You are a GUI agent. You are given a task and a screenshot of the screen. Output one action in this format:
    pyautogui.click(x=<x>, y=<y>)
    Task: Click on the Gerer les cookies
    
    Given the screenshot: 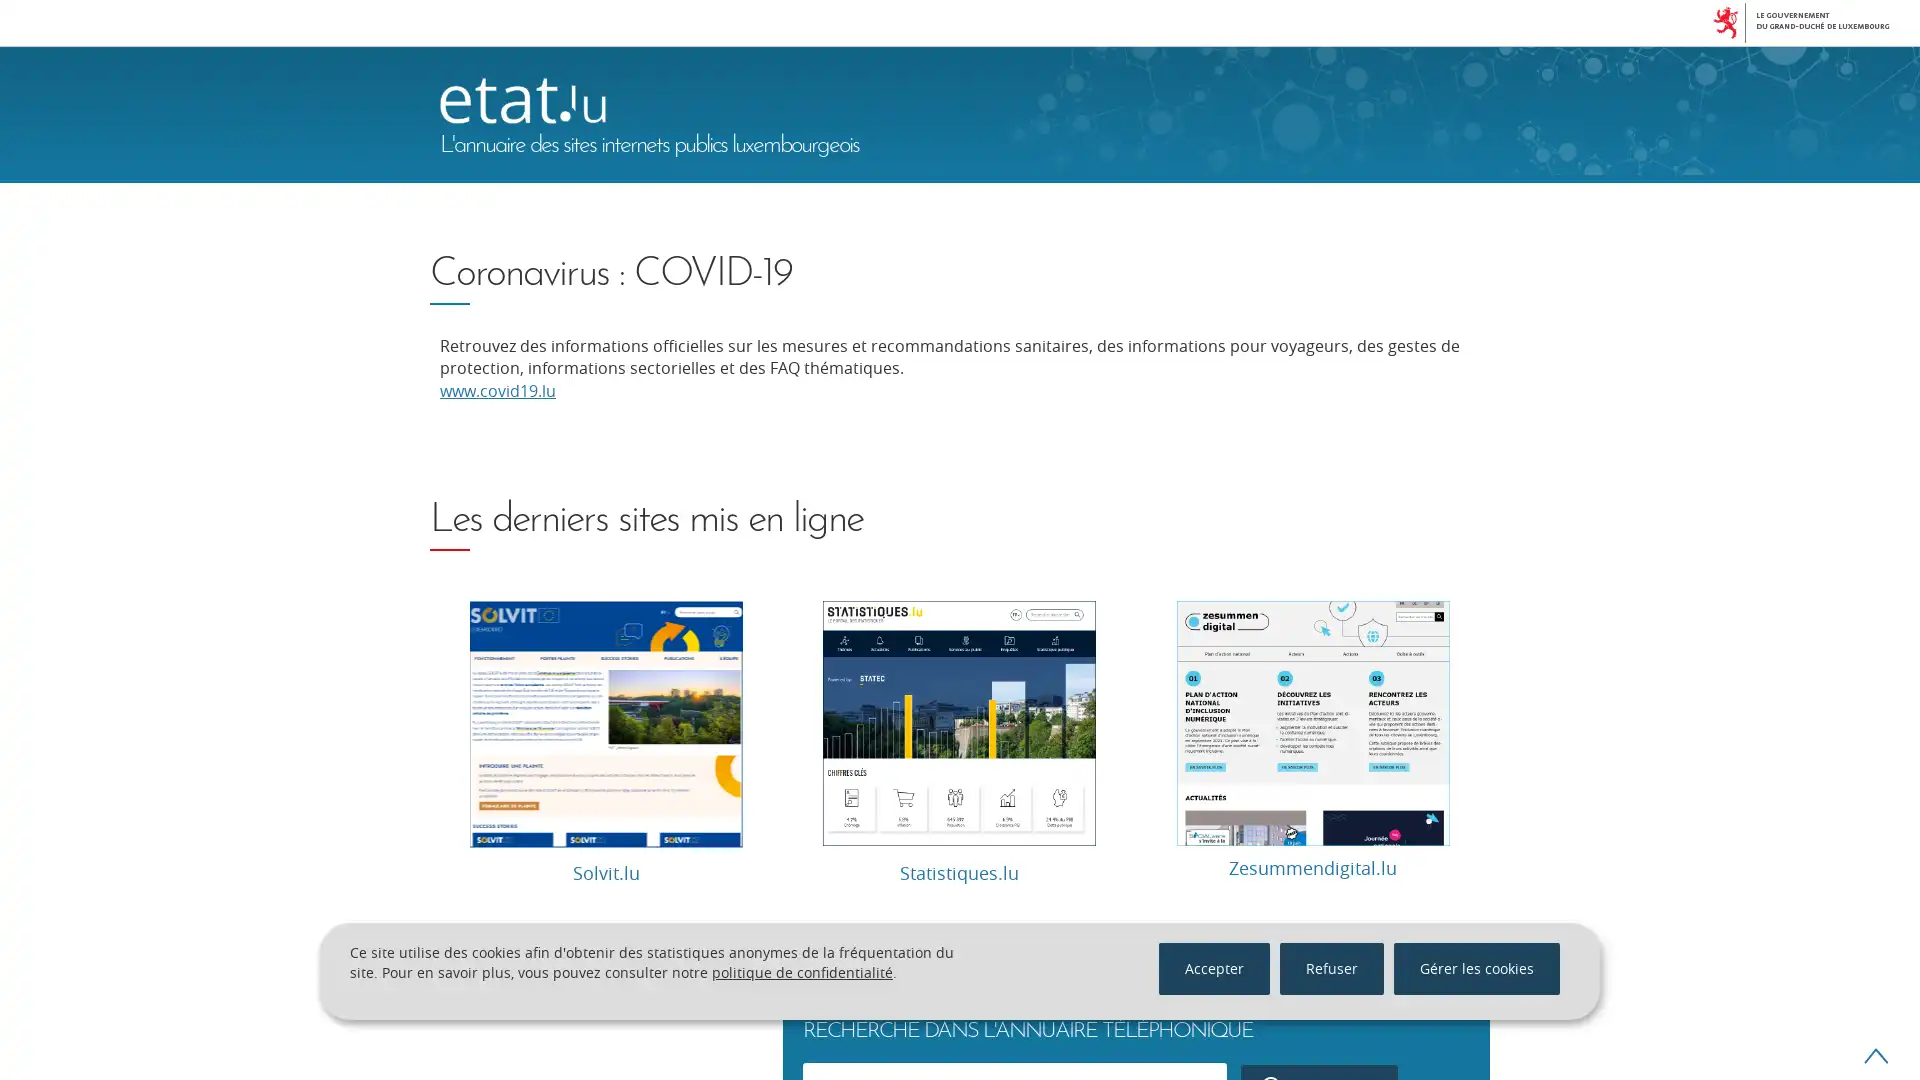 What is the action you would take?
    pyautogui.click(x=1477, y=967)
    